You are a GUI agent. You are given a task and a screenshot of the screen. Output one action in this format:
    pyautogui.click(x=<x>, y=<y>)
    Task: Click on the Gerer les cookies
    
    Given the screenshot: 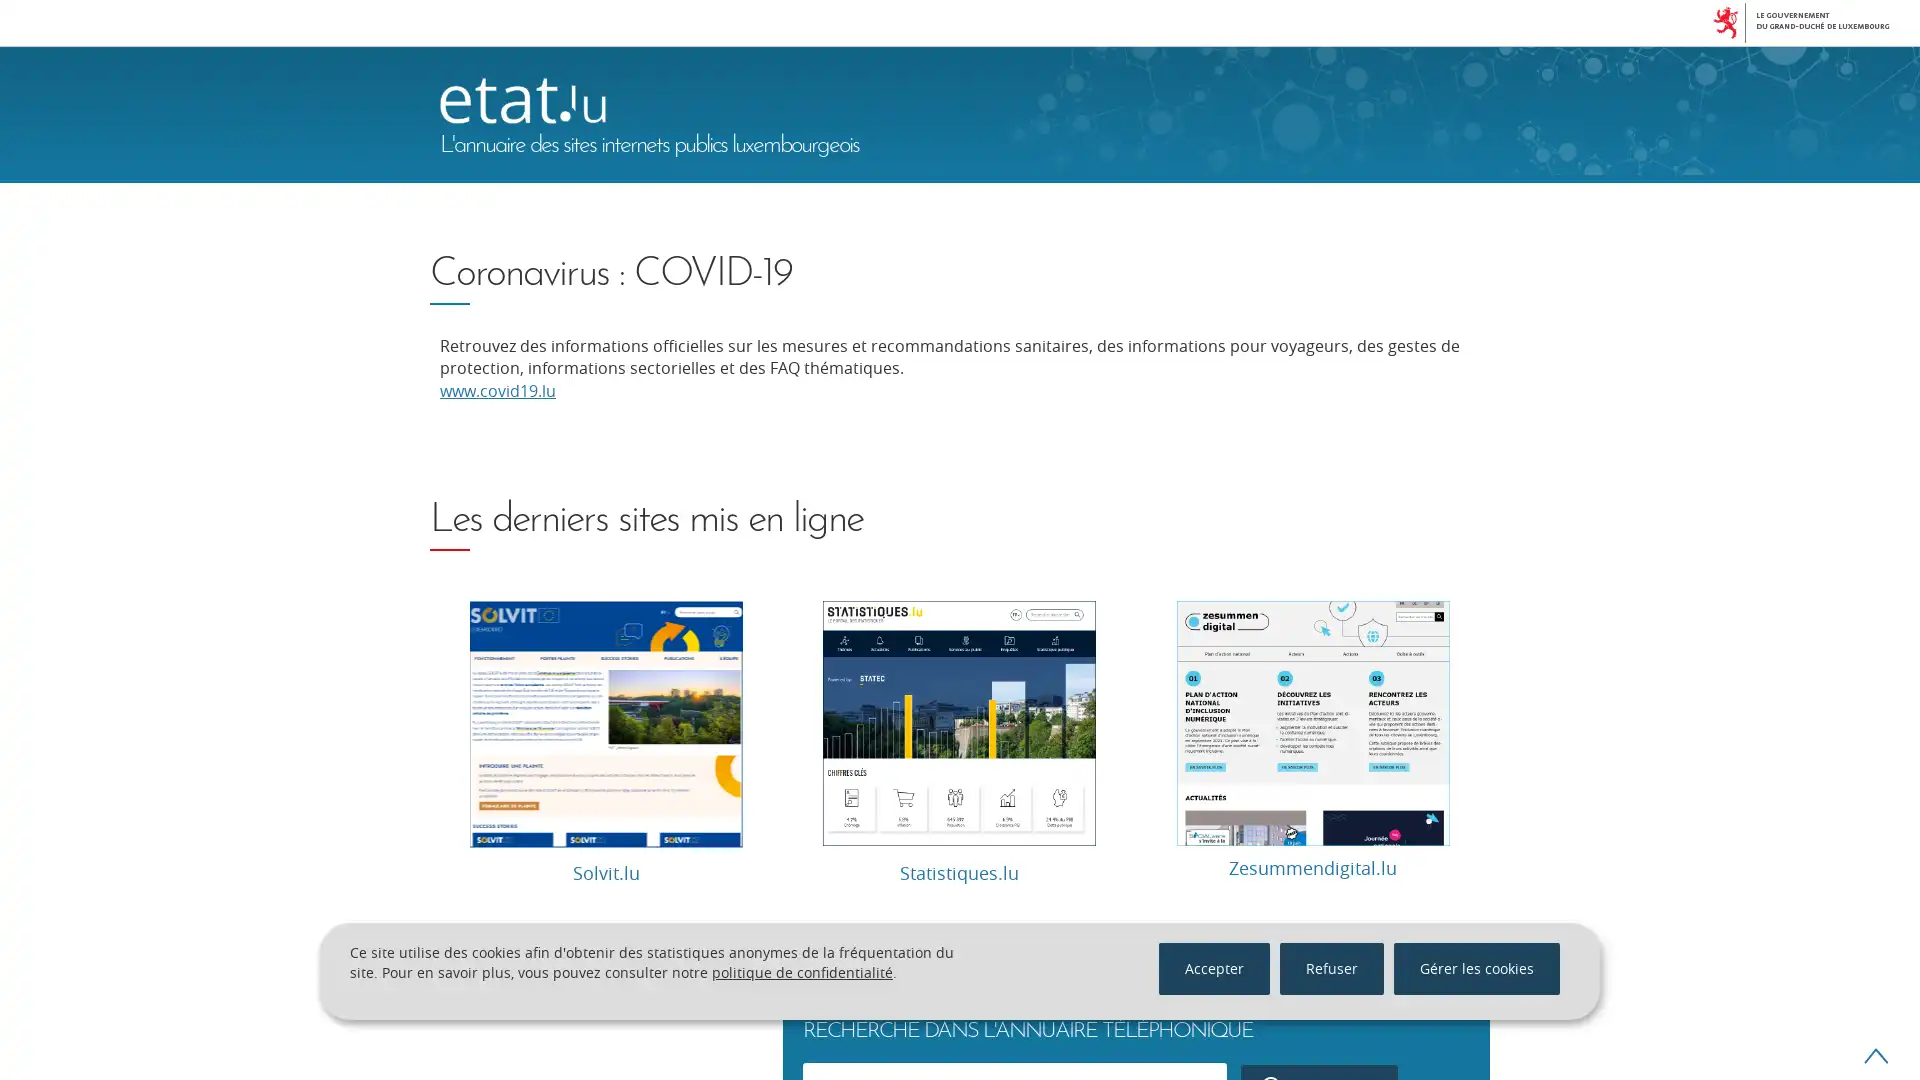 What is the action you would take?
    pyautogui.click(x=1477, y=967)
    